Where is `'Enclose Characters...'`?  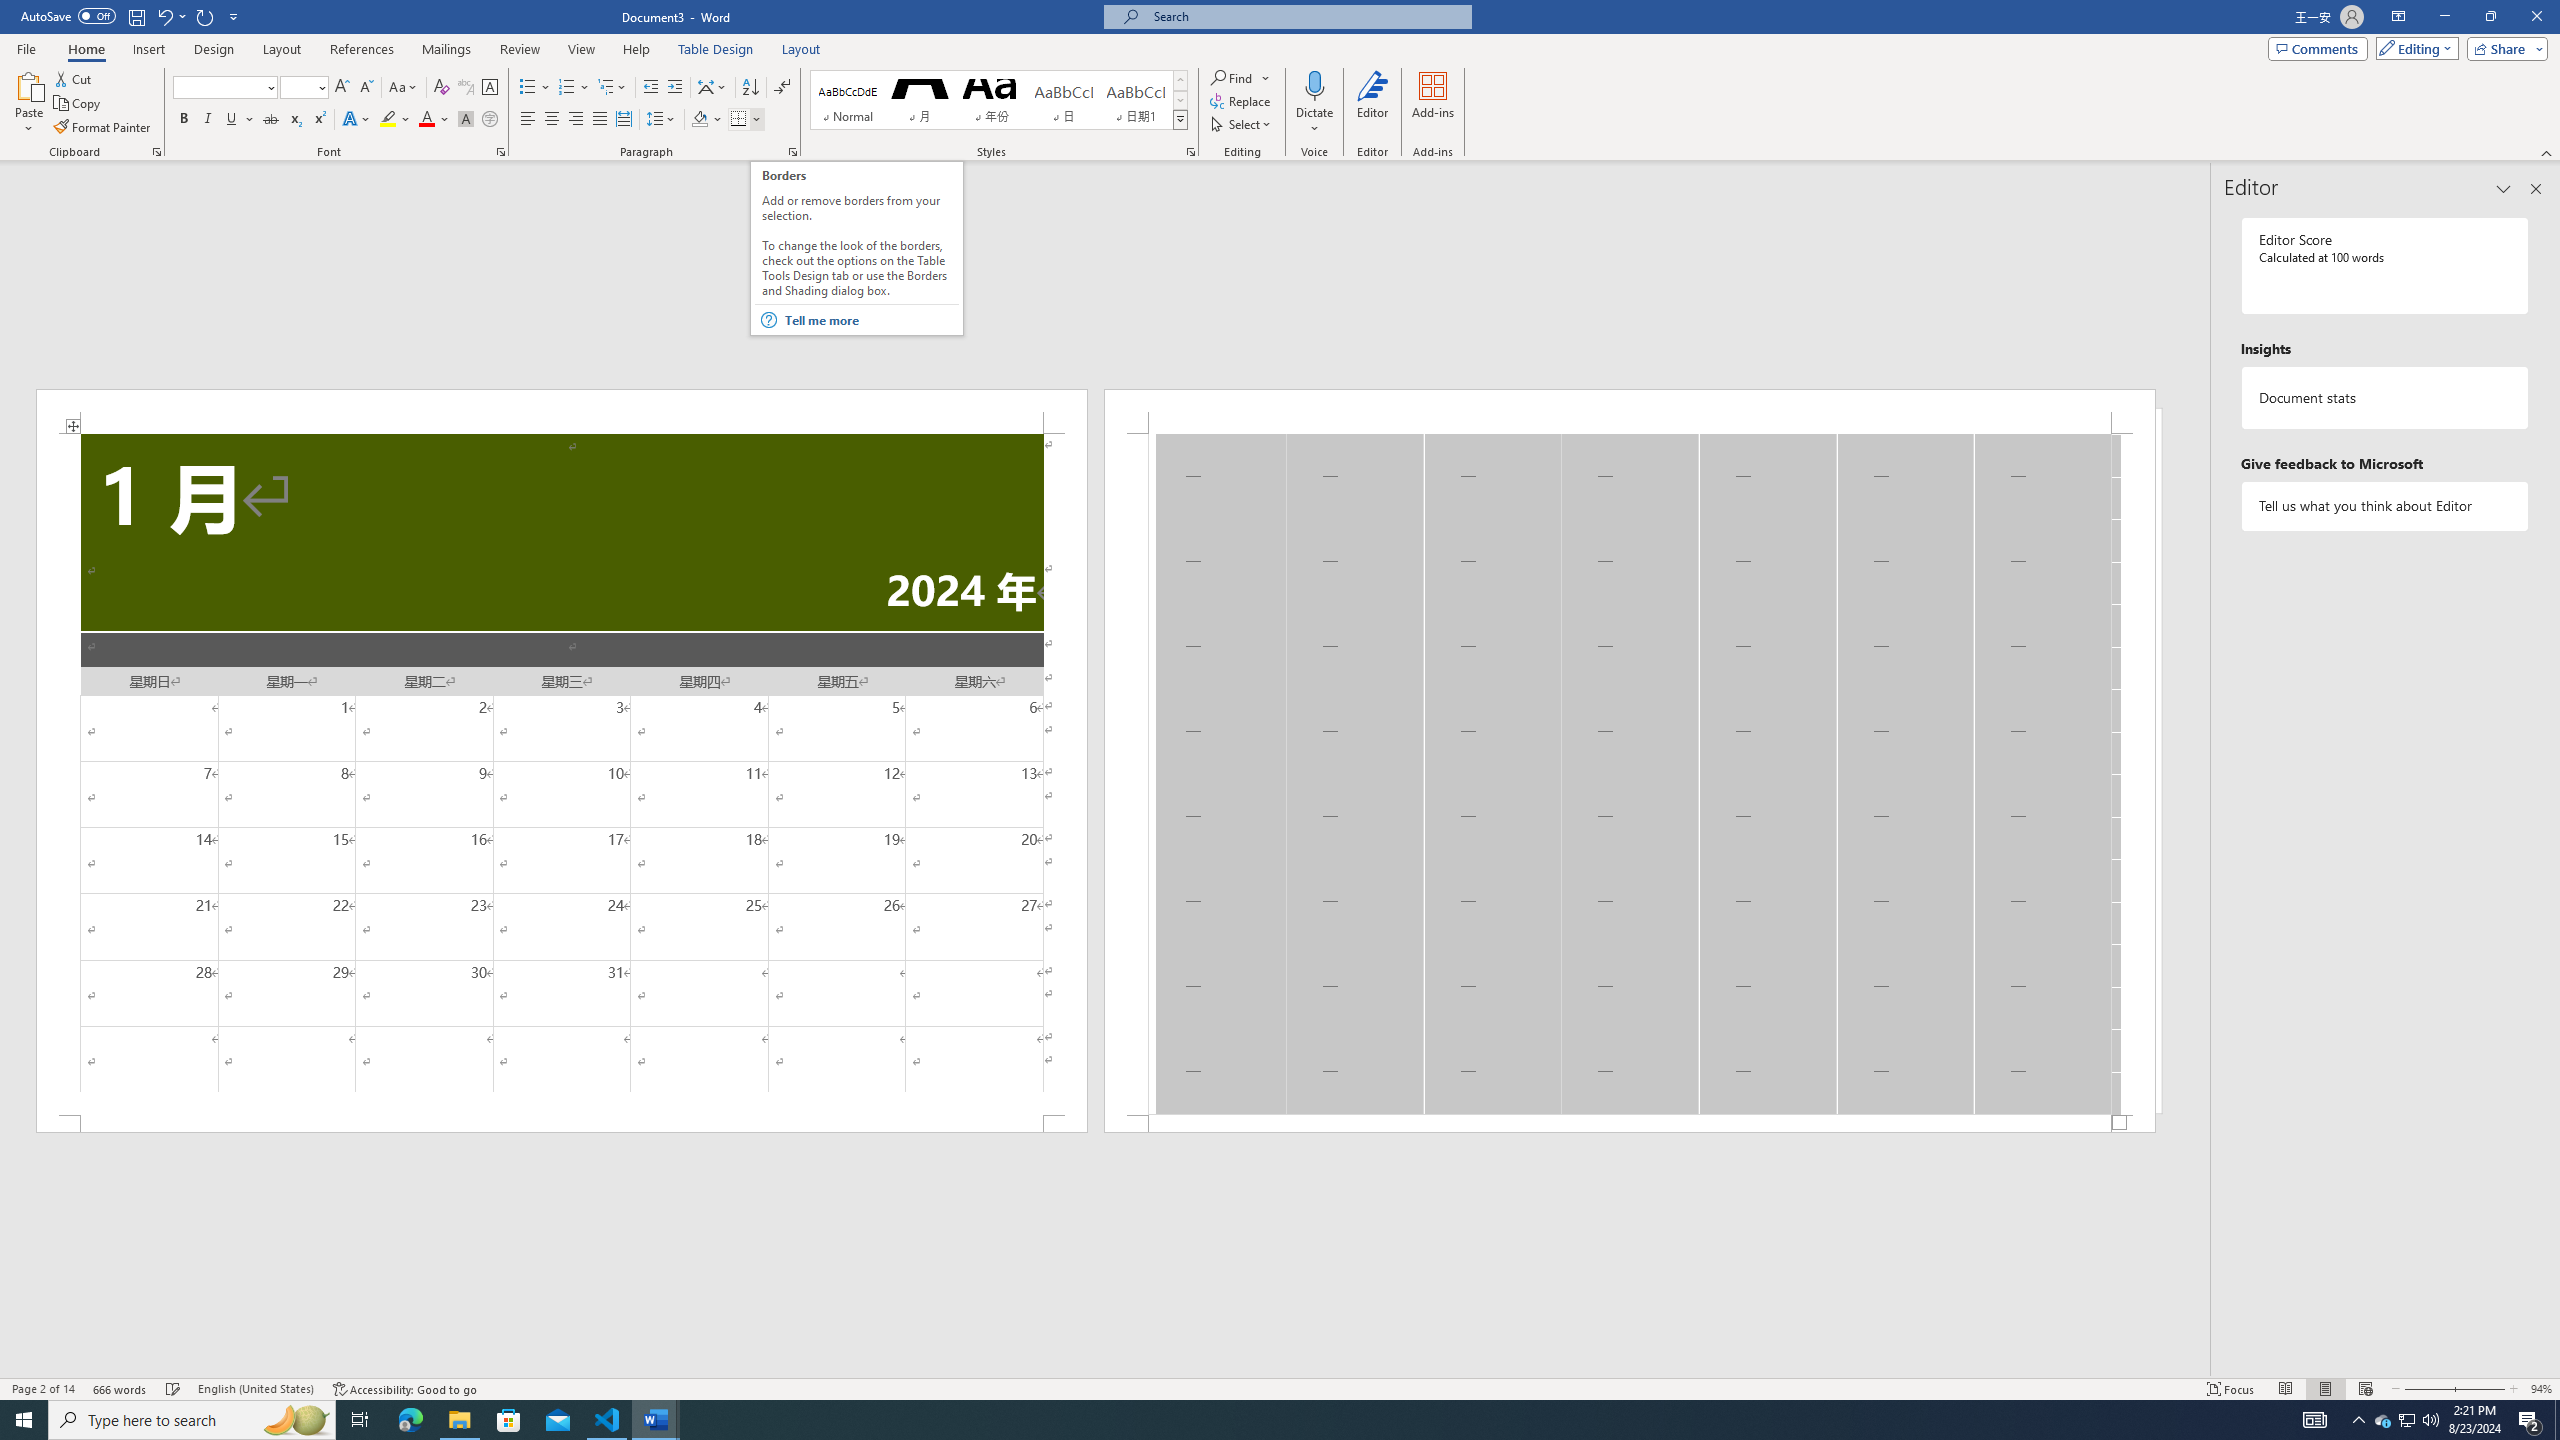
'Enclose Characters...' is located at coordinates (489, 118).